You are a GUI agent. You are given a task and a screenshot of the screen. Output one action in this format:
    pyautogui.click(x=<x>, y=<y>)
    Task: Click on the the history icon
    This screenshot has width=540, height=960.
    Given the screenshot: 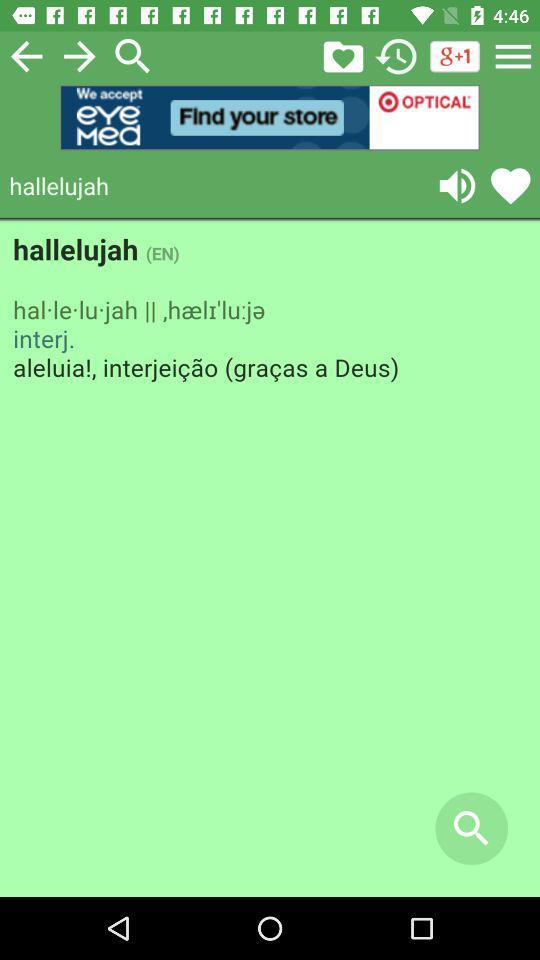 What is the action you would take?
    pyautogui.click(x=396, y=55)
    